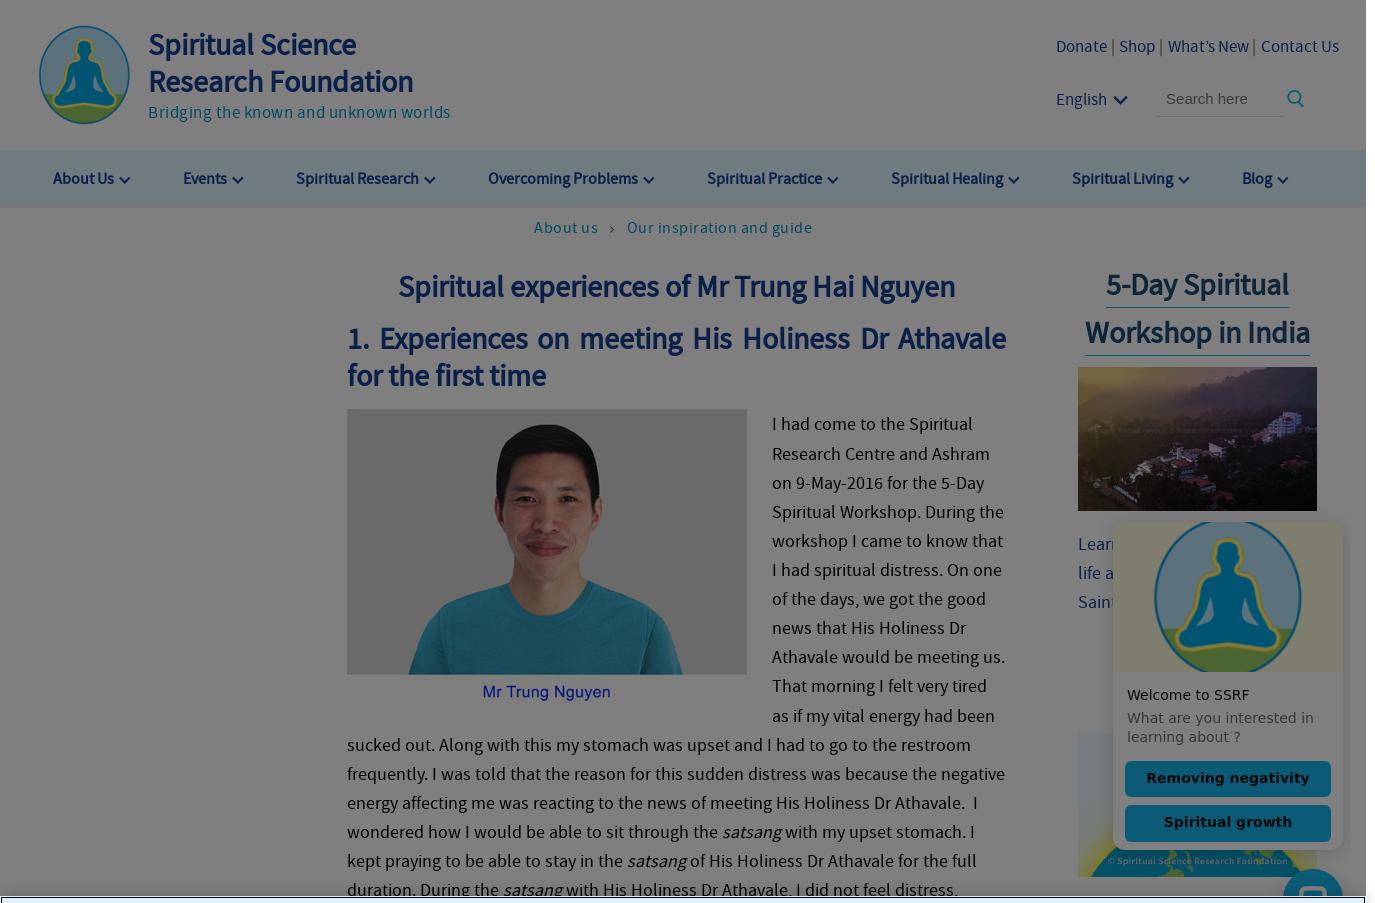  Describe the element at coordinates (1196, 672) in the screenshot. I see `'Worldwide Spiritual Tour'` at that location.